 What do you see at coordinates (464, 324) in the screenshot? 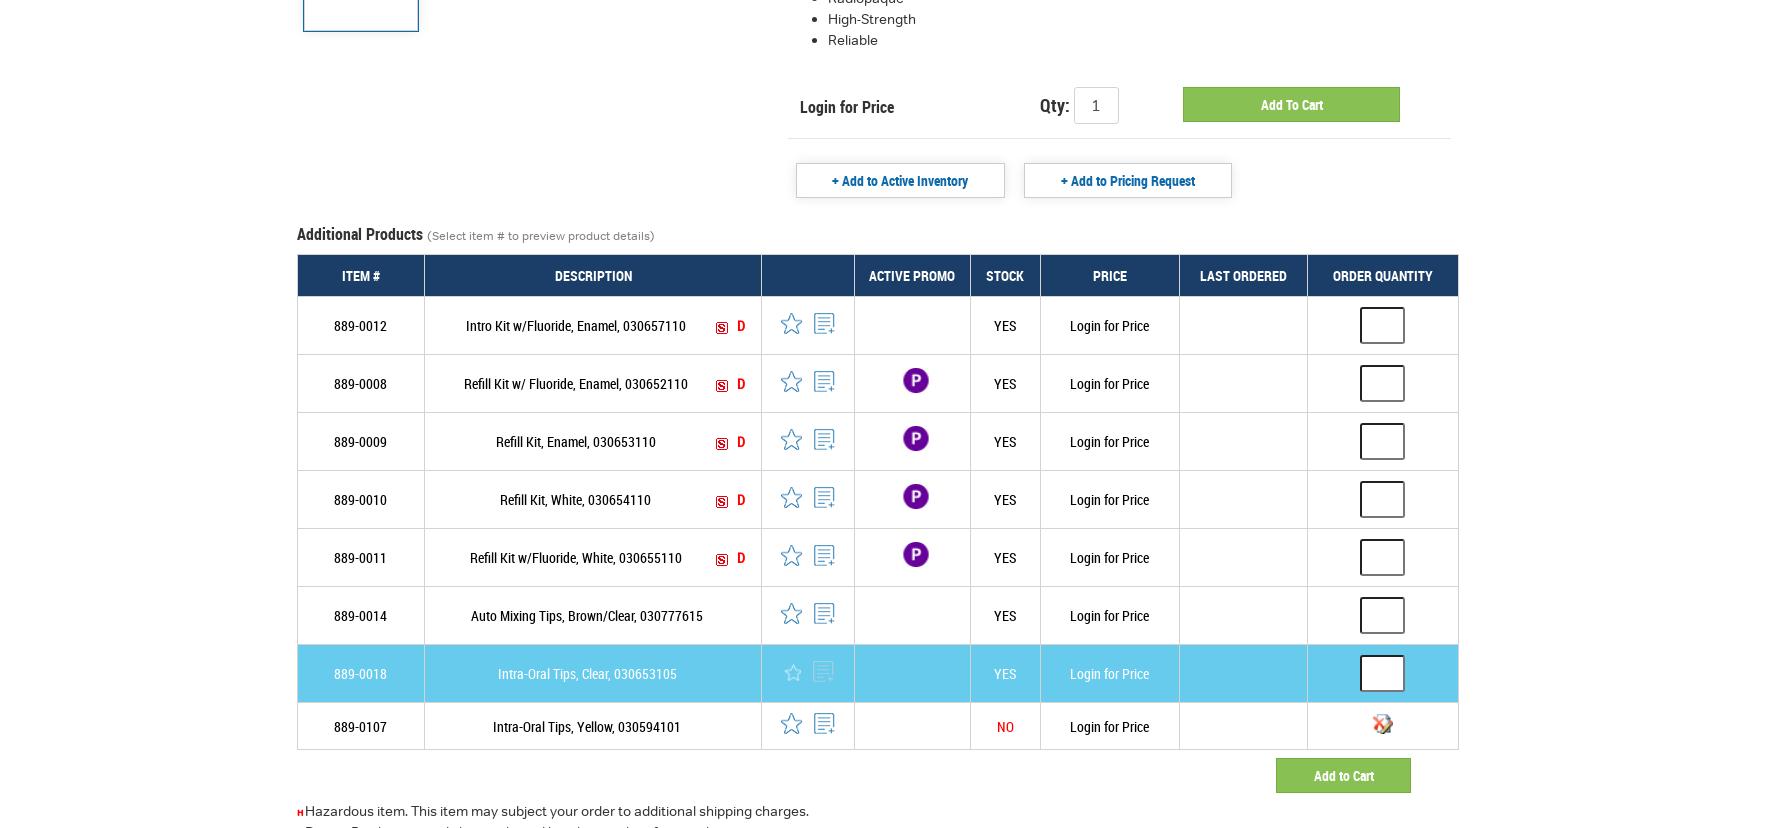
I see `'Intro Kit w/Fluoride, Enamel, 030657110'` at bounding box center [464, 324].